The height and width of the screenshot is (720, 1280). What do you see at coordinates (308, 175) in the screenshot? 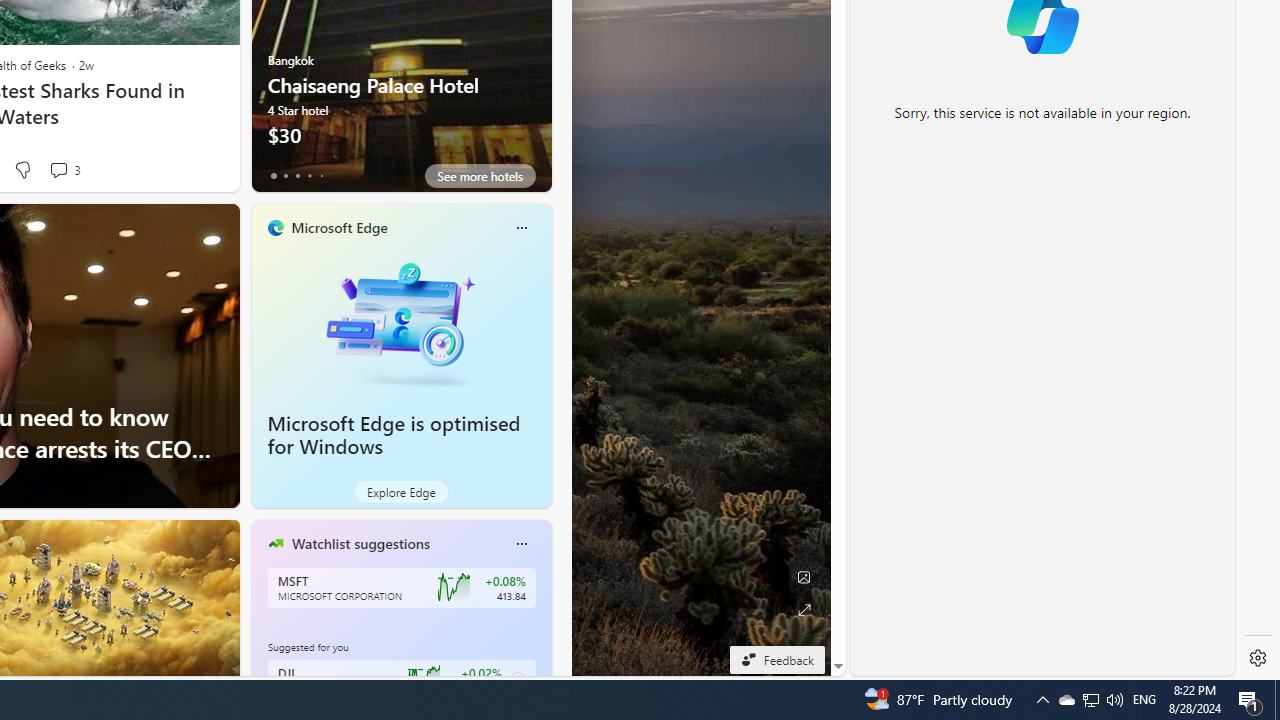
I see `'tab-3'` at bounding box center [308, 175].